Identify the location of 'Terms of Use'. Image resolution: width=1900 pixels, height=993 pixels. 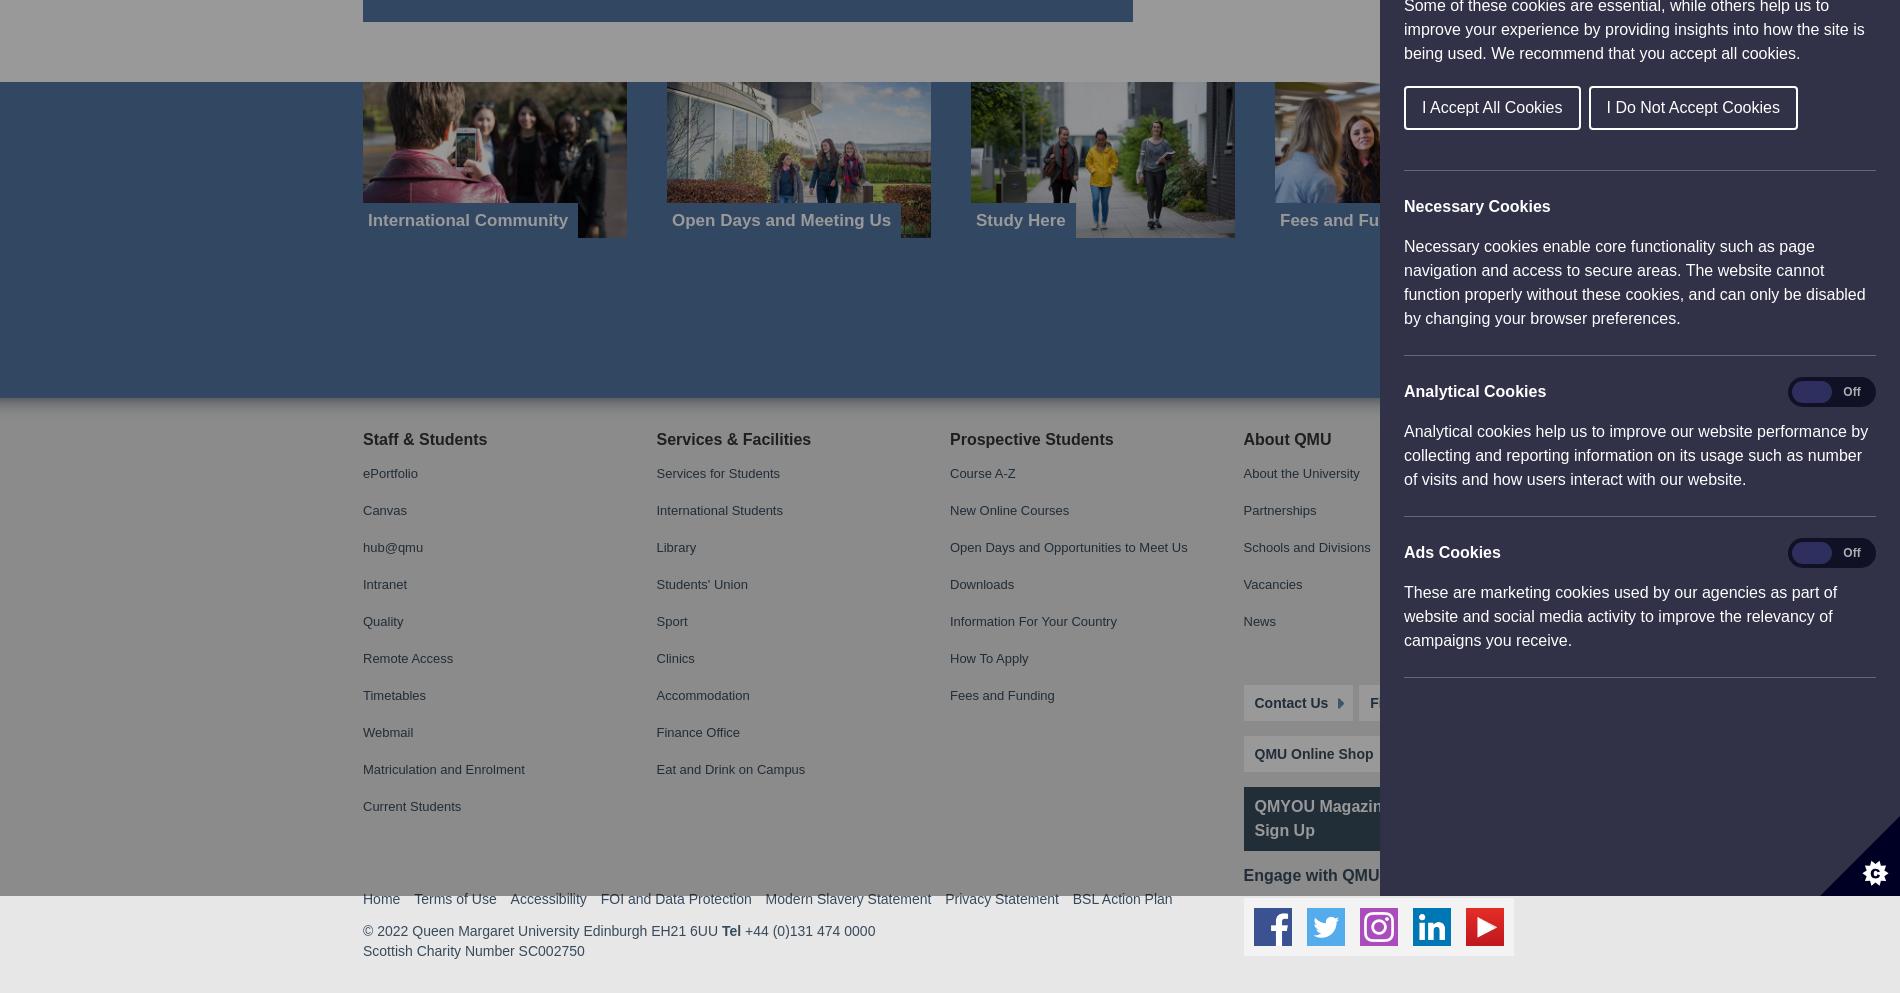
(454, 8).